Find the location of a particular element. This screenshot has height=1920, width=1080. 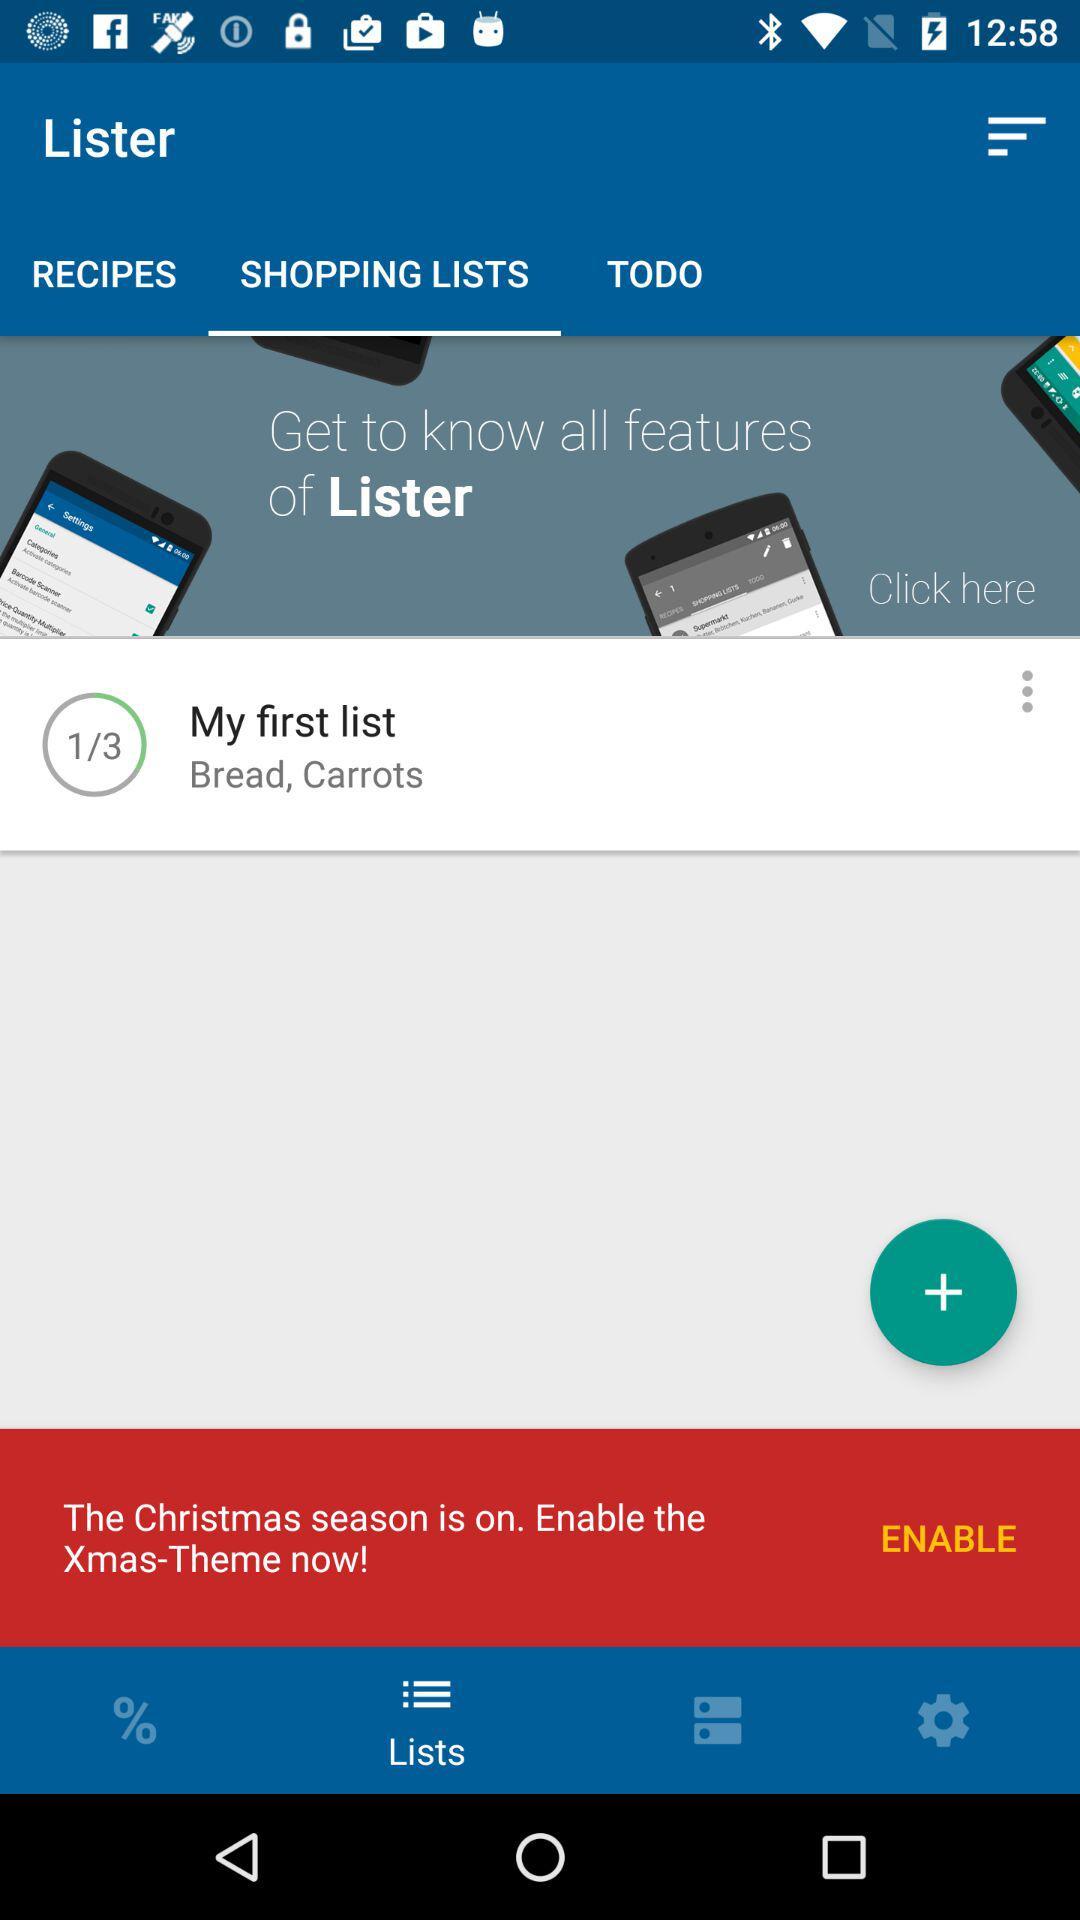

the icon below the bread, carrots is located at coordinates (943, 1292).